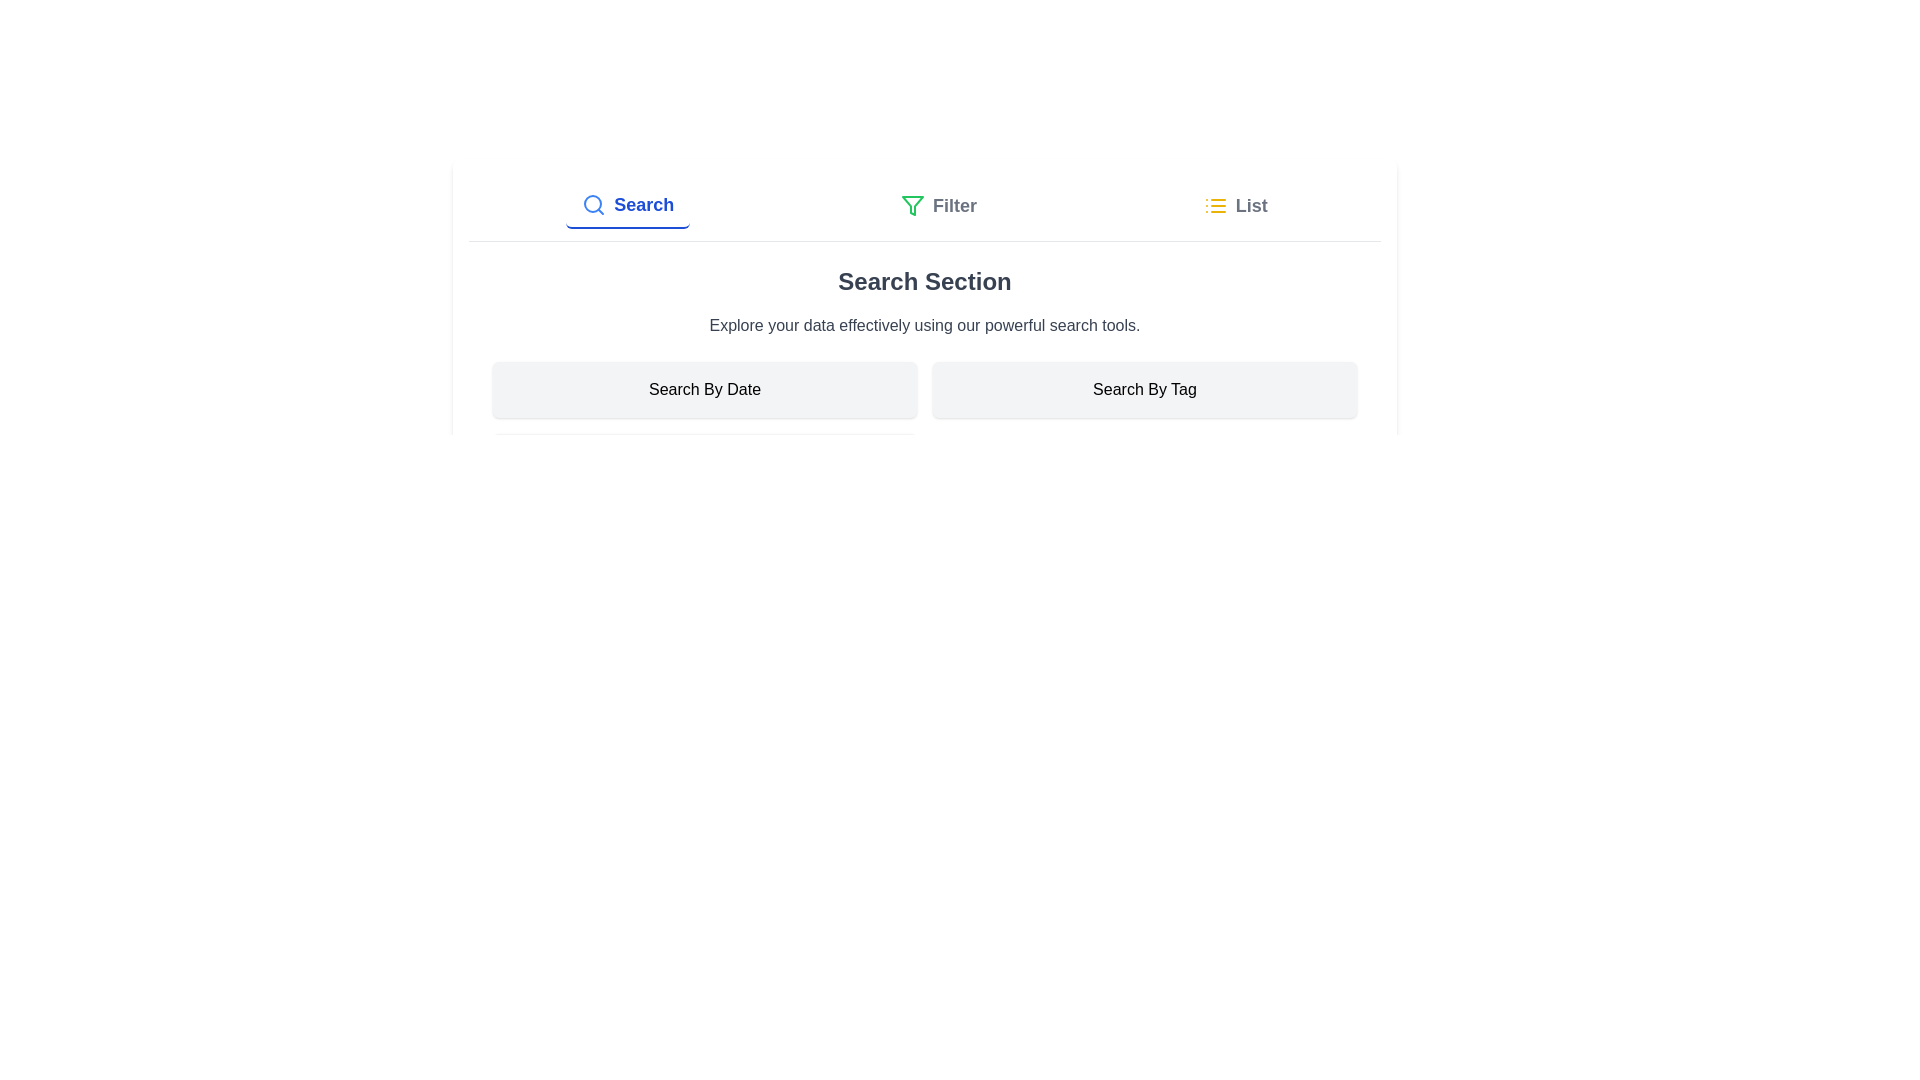 This screenshot has width=1920, height=1080. What do you see at coordinates (627, 205) in the screenshot?
I see `the Search tab by clicking on it` at bounding box center [627, 205].